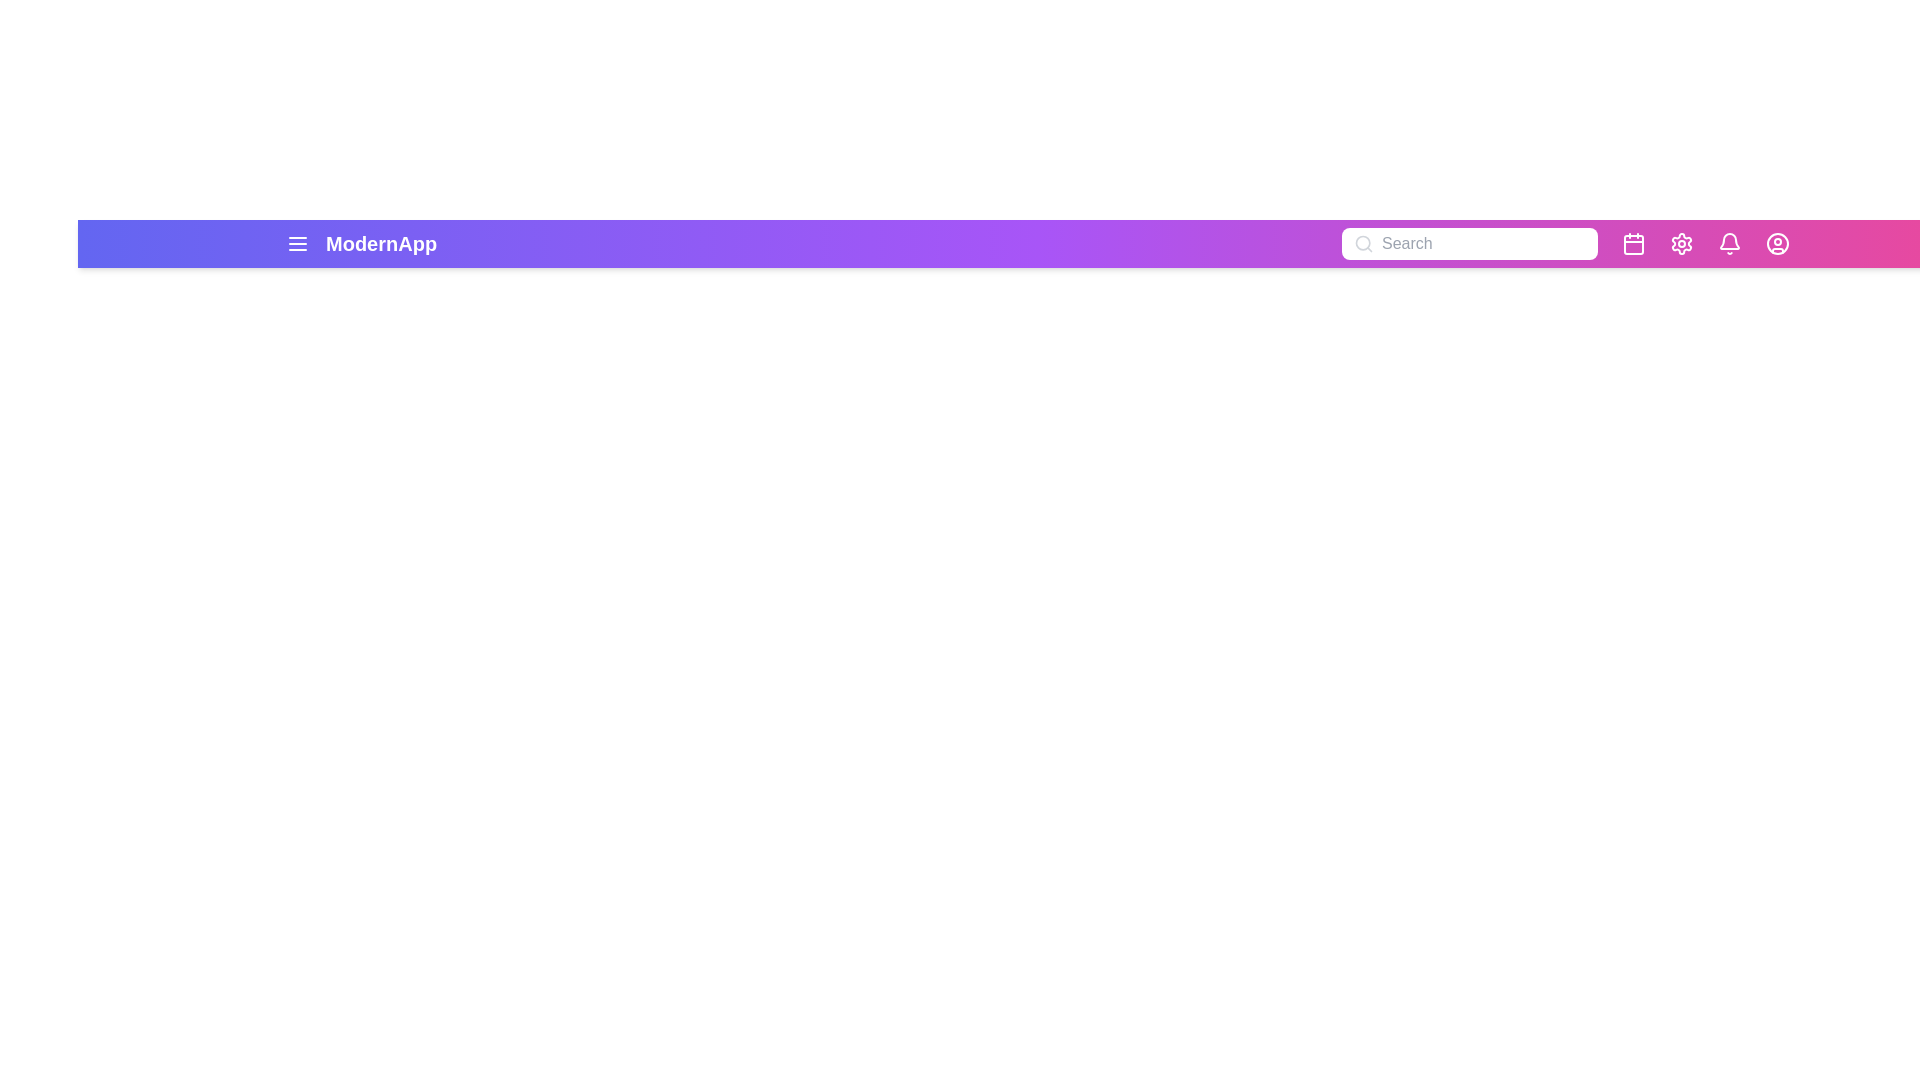 The height and width of the screenshot is (1080, 1920). What do you see at coordinates (1680, 242) in the screenshot?
I see `the cogwheel icon located near the top right of the navigation bar` at bounding box center [1680, 242].